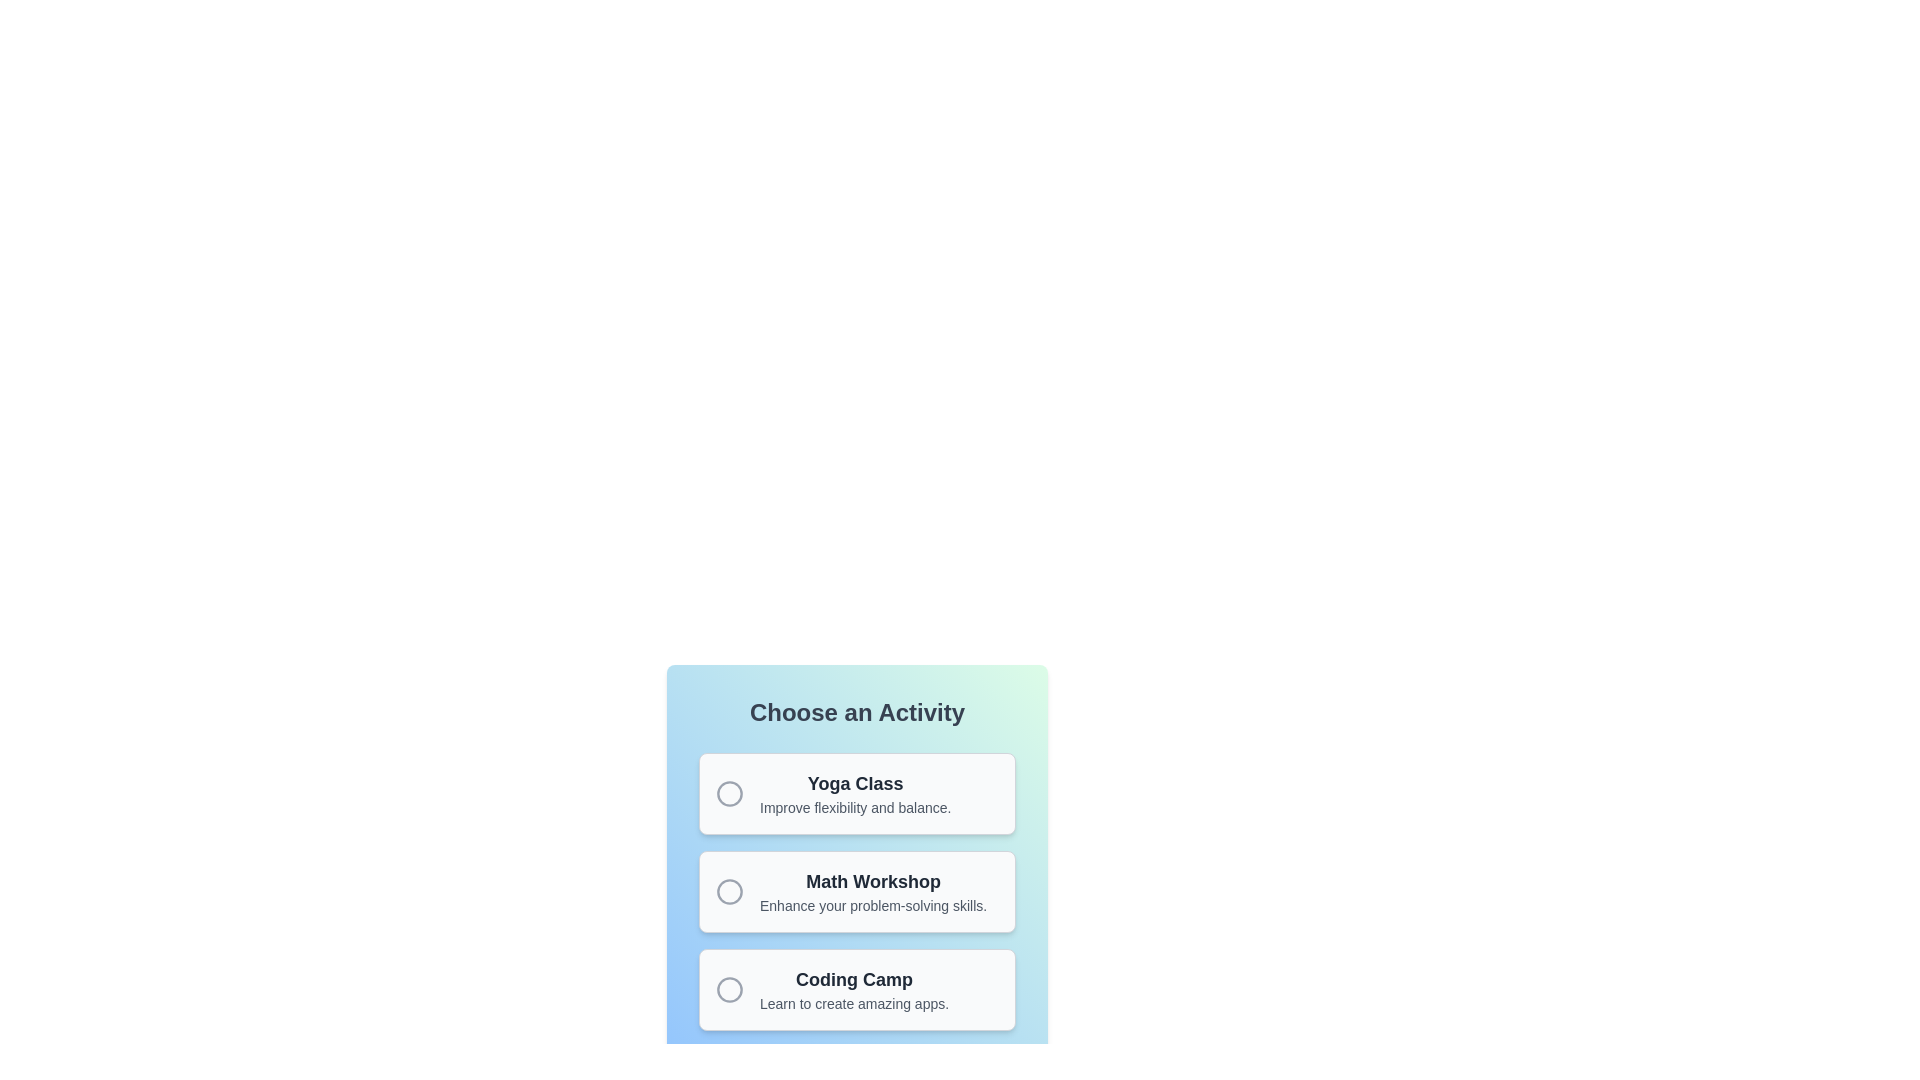  What do you see at coordinates (728, 990) in the screenshot?
I see `the radio button located within the 'Coding Camp' section` at bounding box center [728, 990].